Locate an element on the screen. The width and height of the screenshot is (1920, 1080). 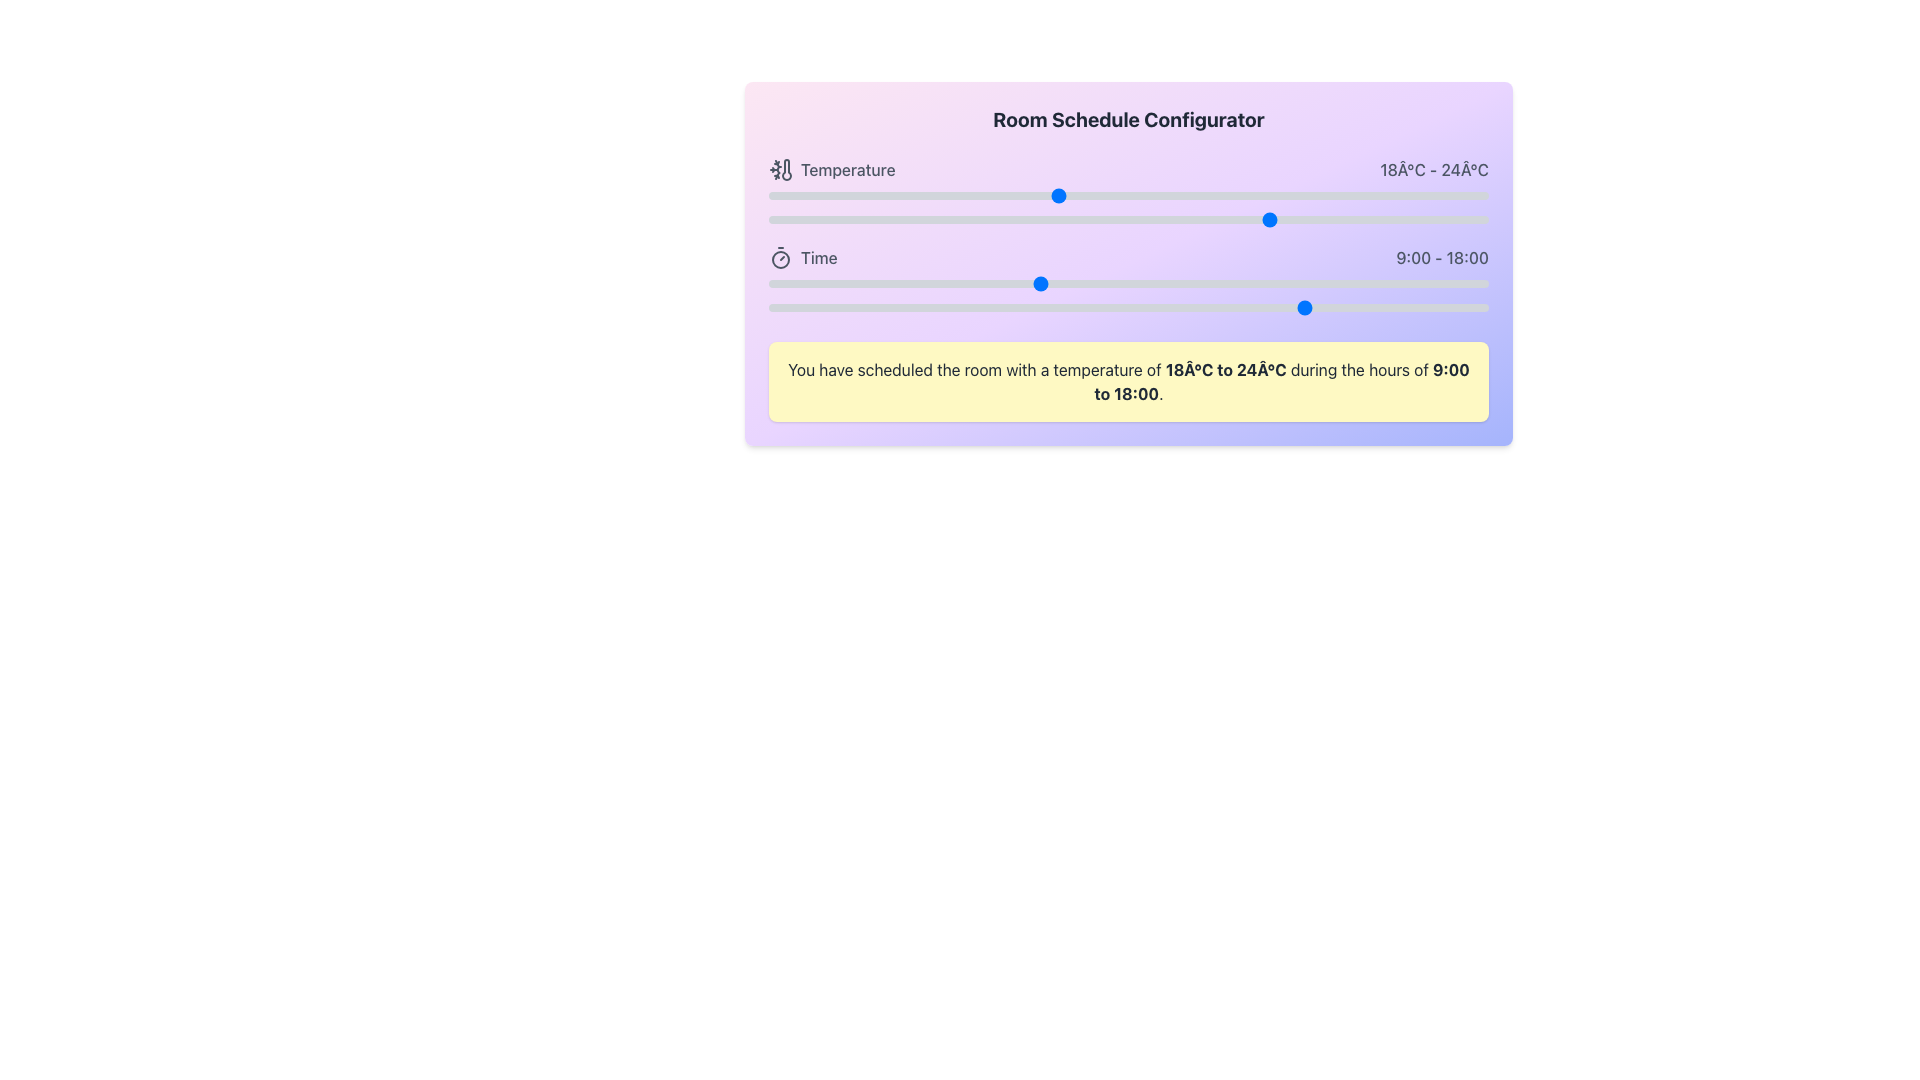
the time is located at coordinates (1367, 284).